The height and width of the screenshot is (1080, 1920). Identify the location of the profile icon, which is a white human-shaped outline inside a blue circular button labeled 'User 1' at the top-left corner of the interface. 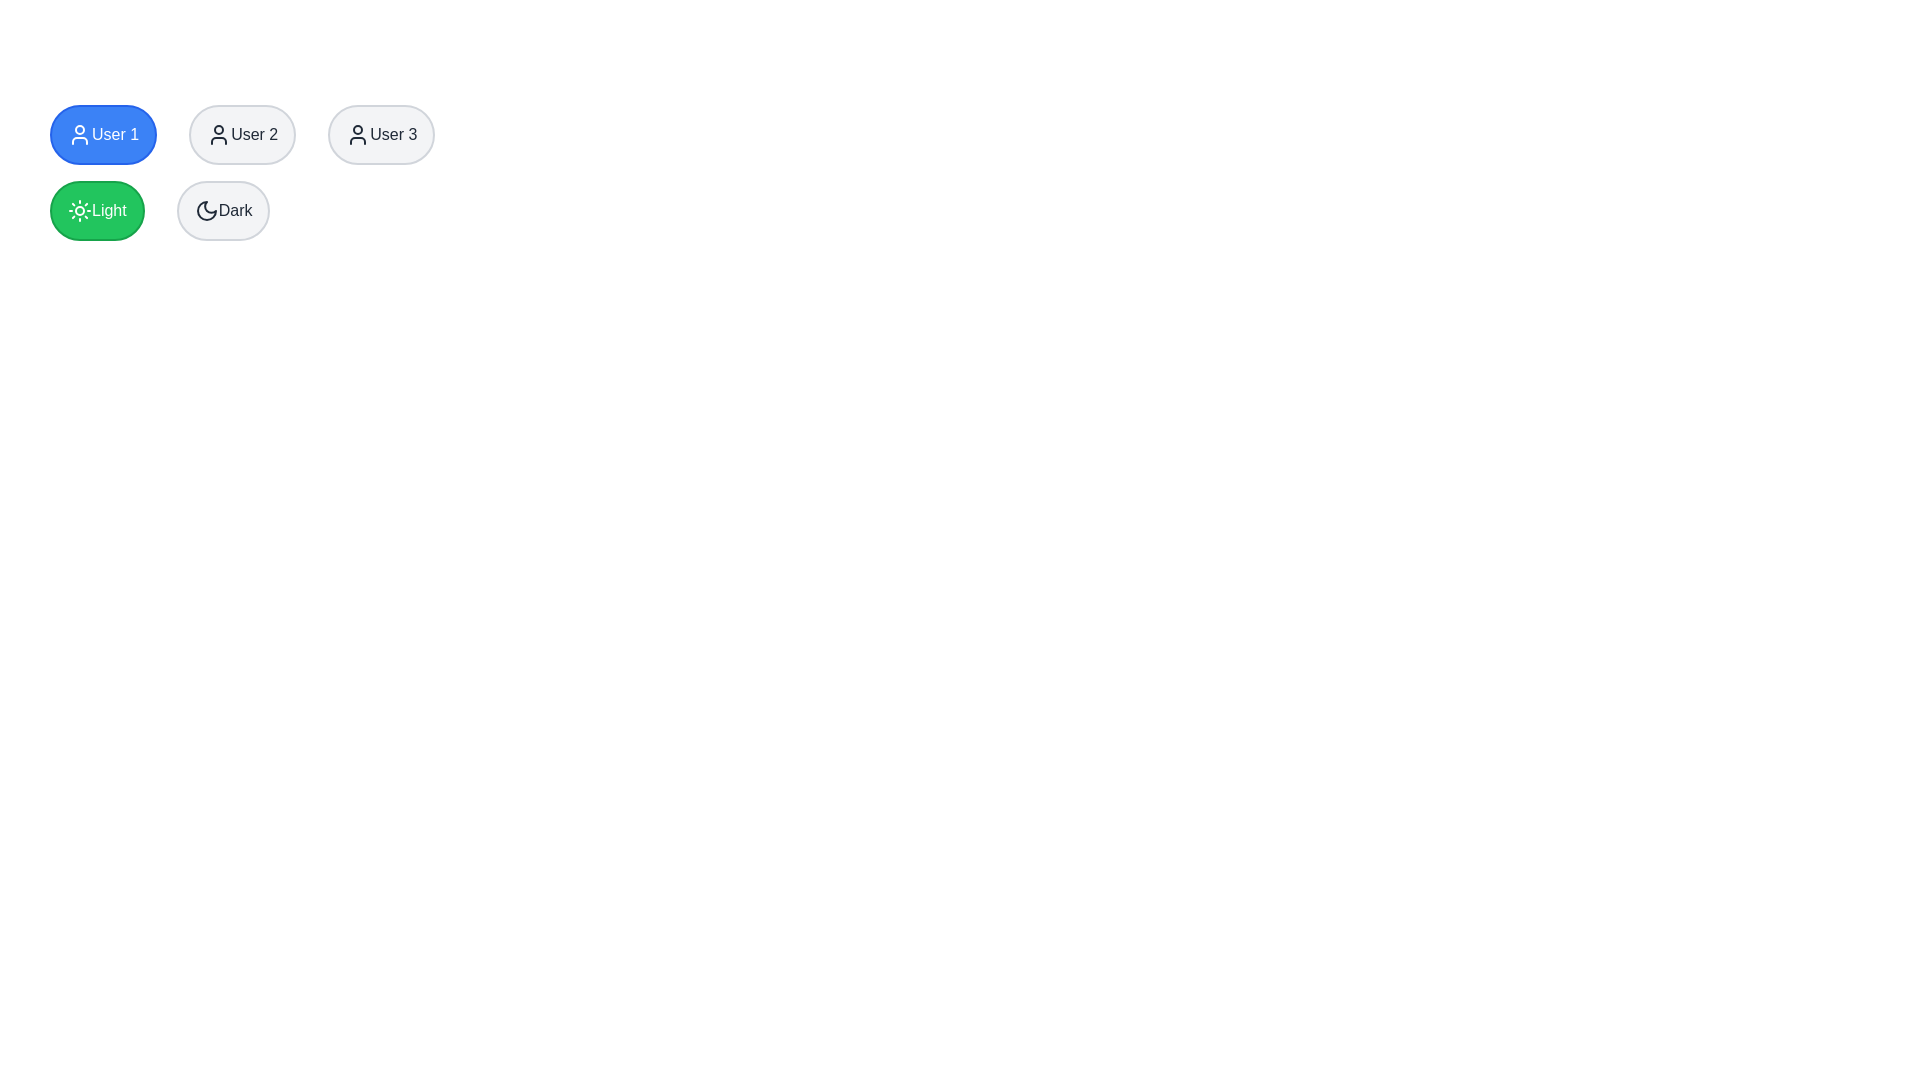
(80, 135).